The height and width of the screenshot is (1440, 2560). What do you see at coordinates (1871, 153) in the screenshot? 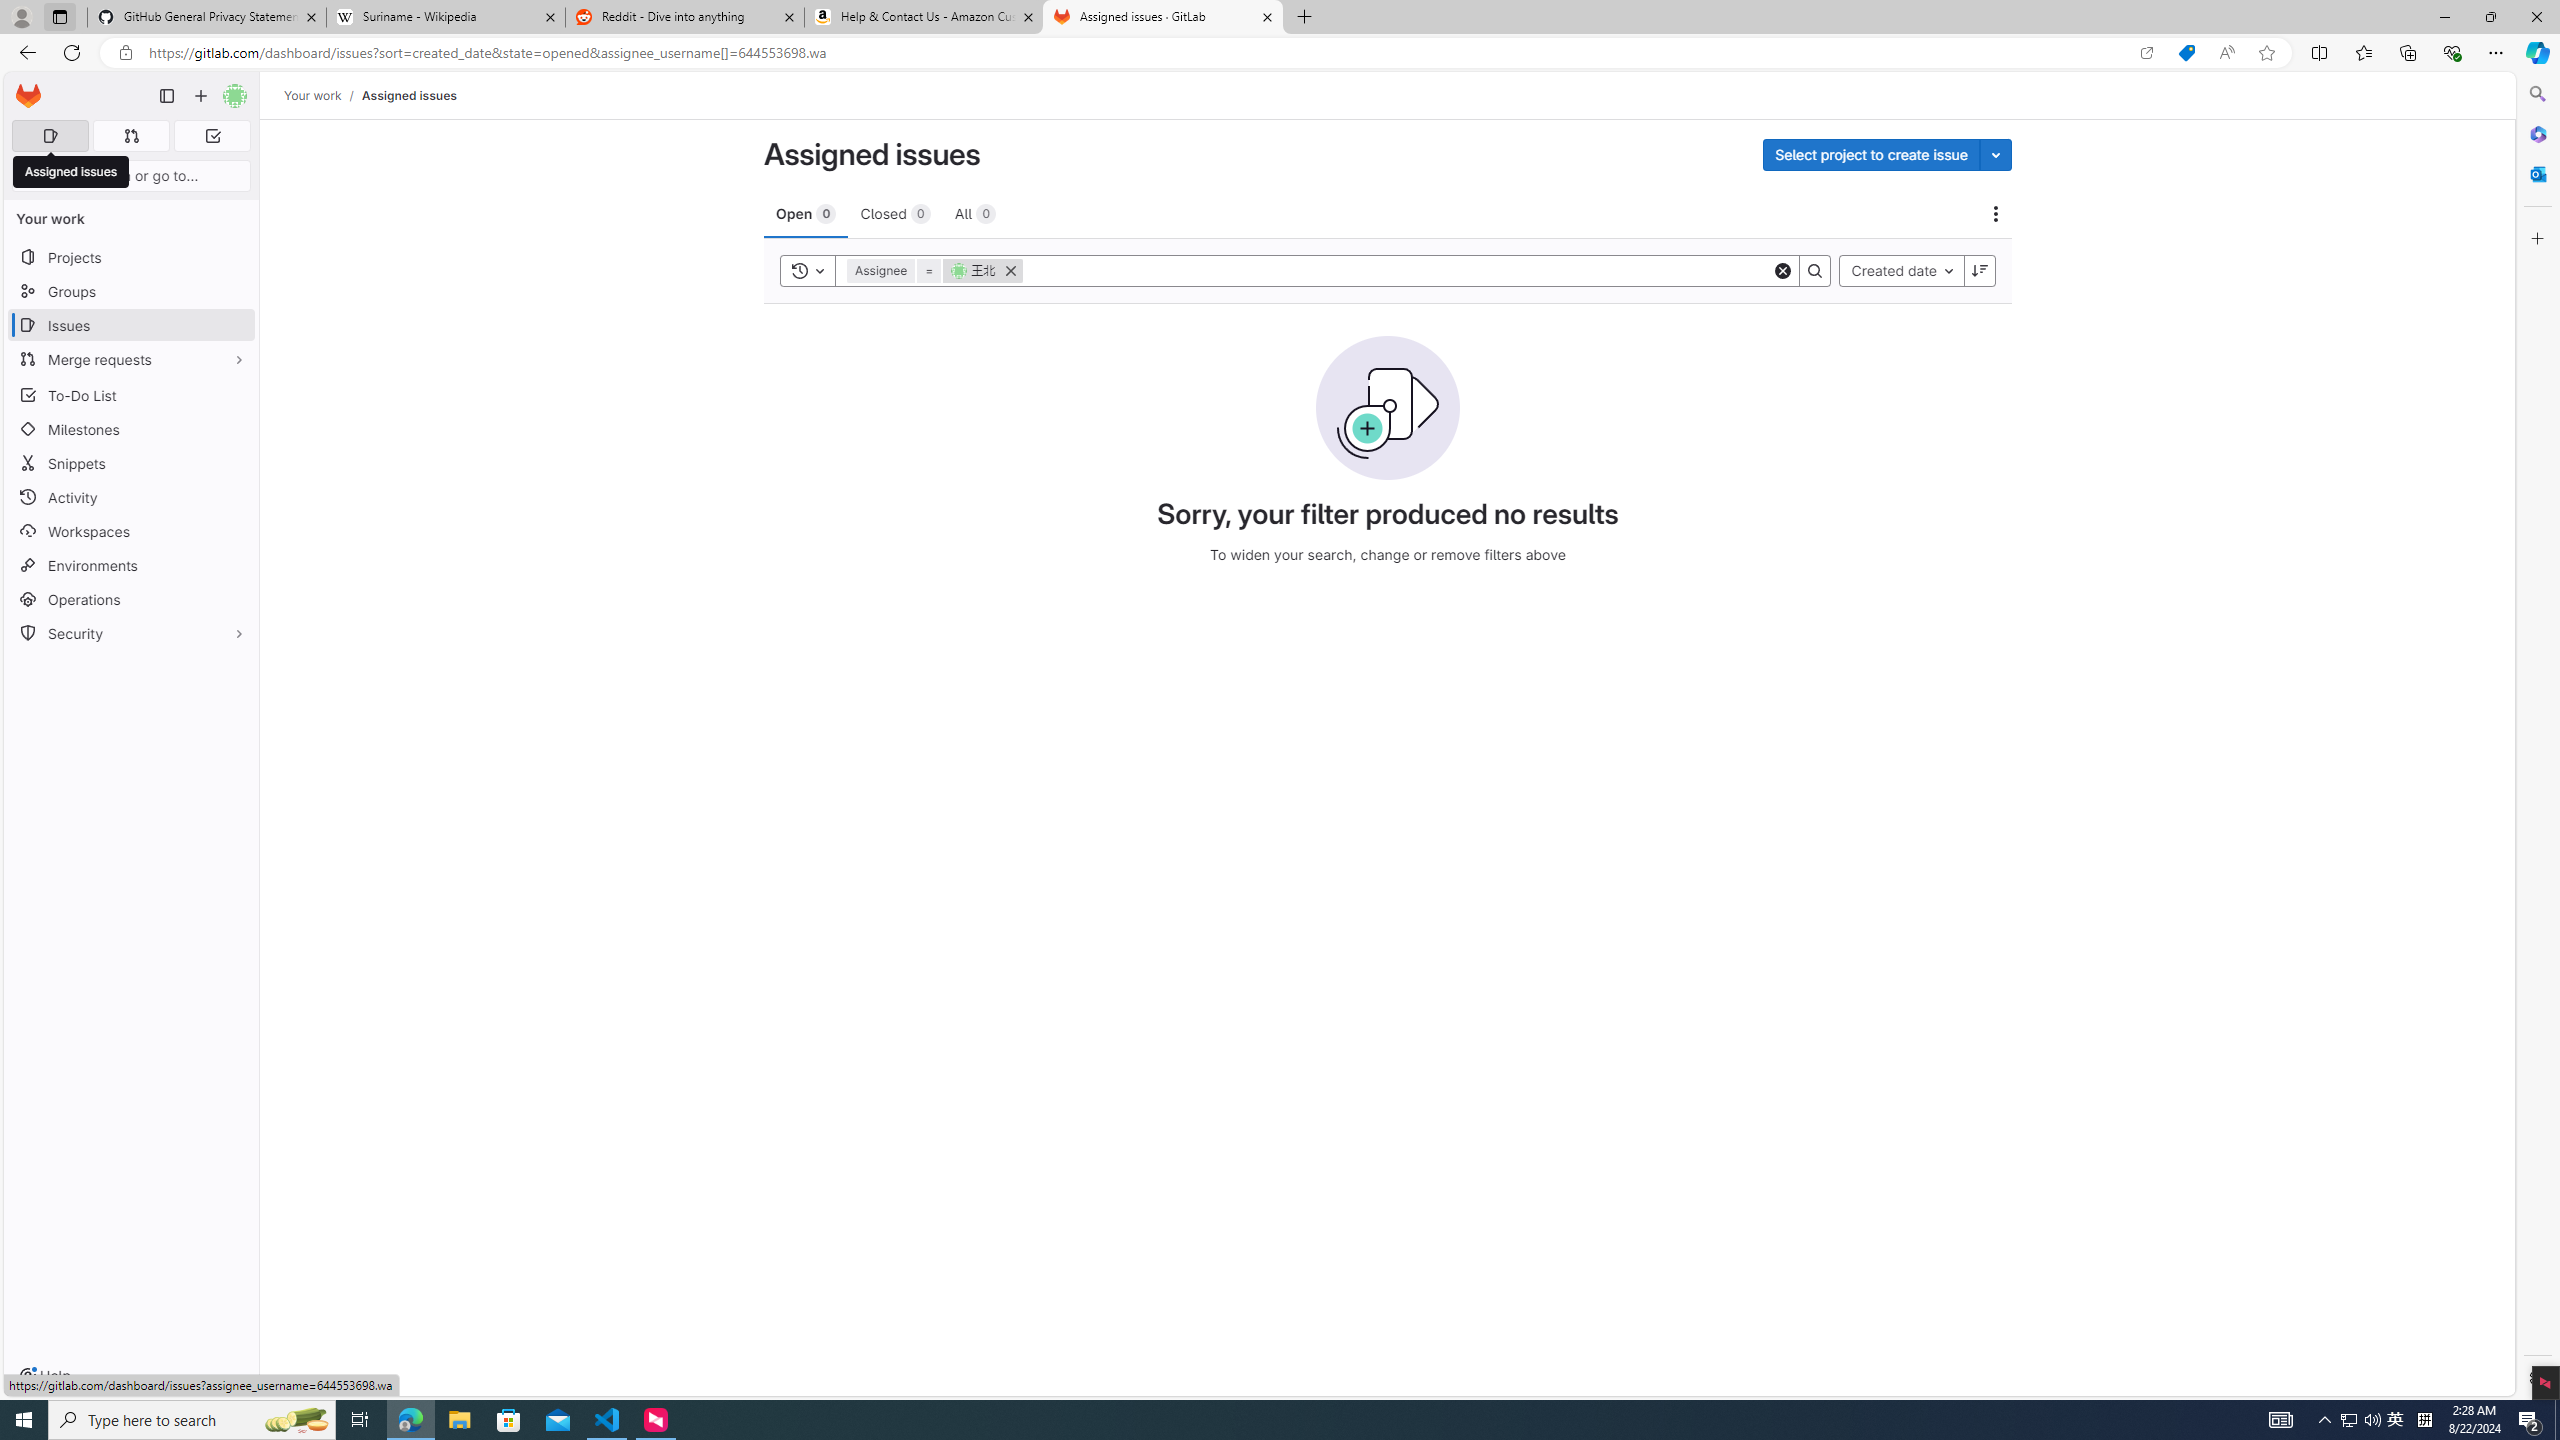
I see `'Select project to create issue'` at bounding box center [1871, 153].